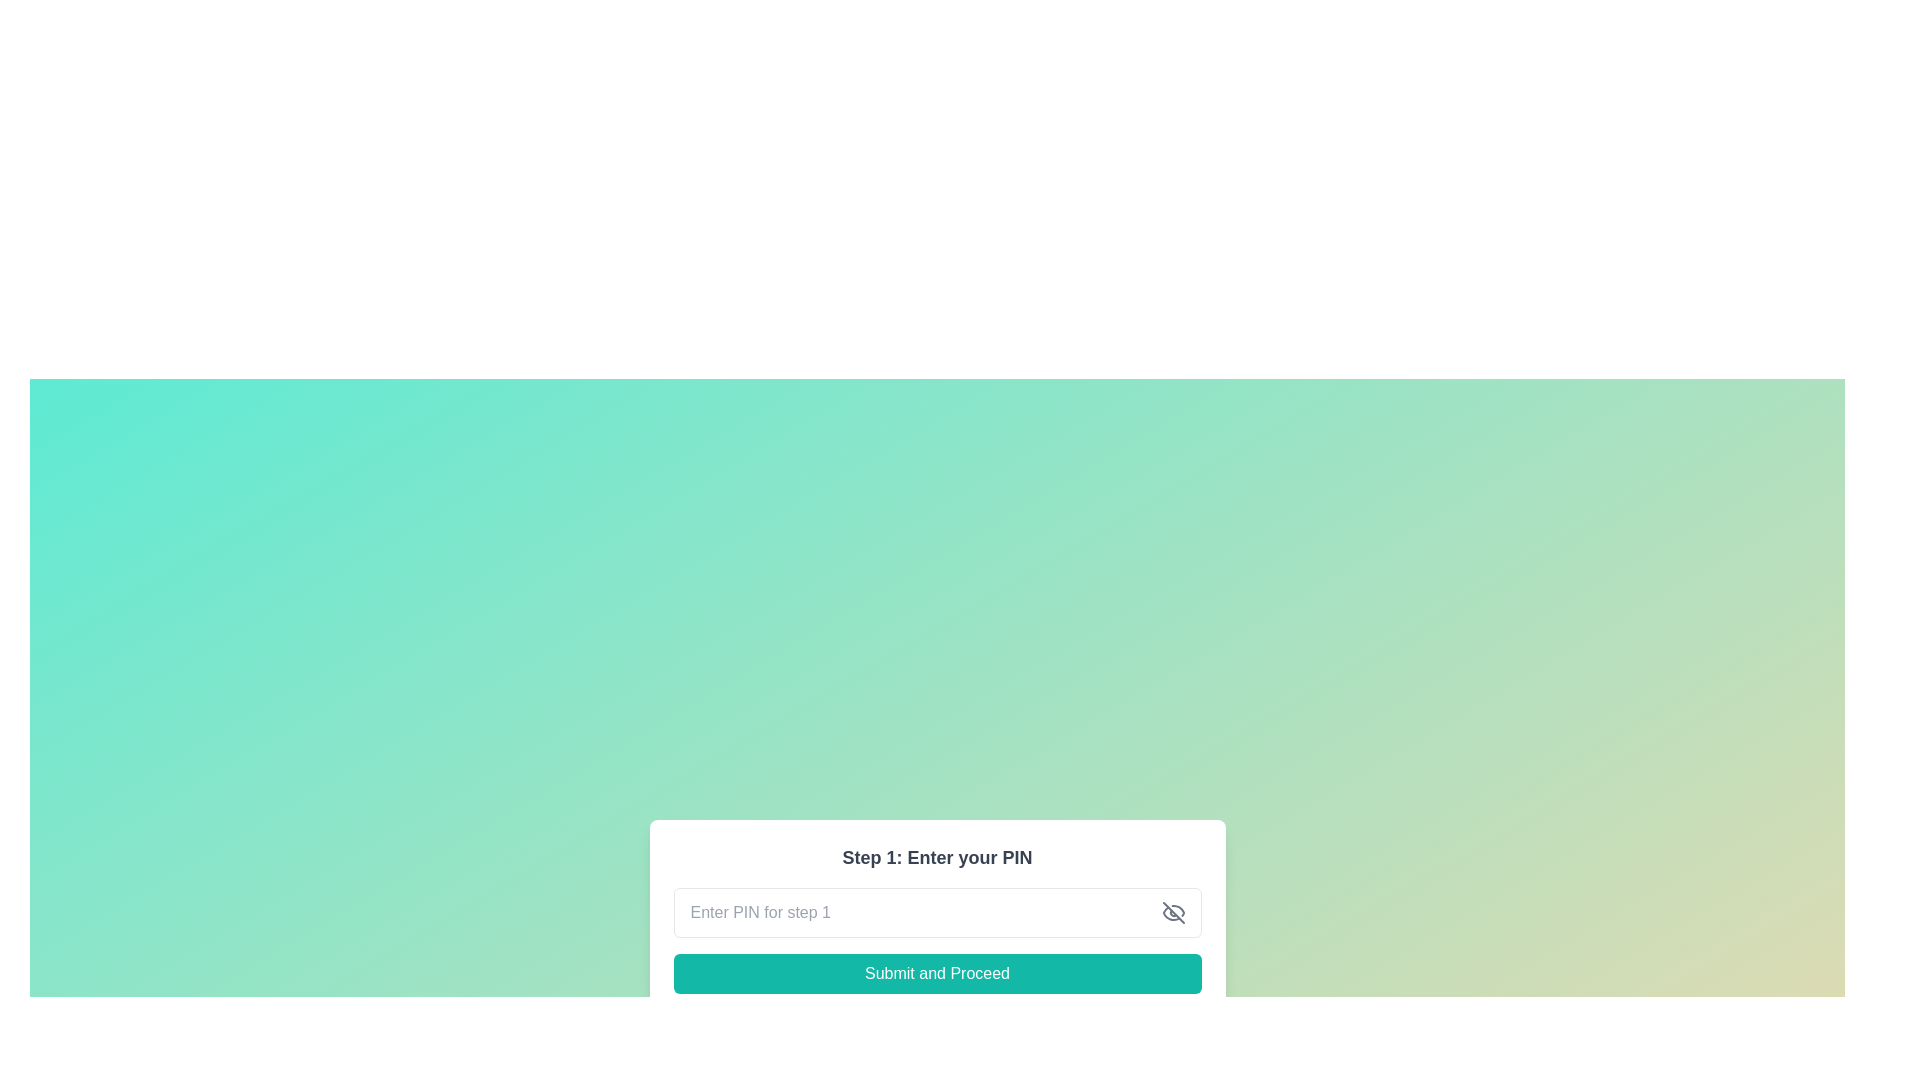 Image resolution: width=1920 pixels, height=1080 pixels. I want to click on the text header that displays 'Step 1: Enter your PIN', so click(936, 856).